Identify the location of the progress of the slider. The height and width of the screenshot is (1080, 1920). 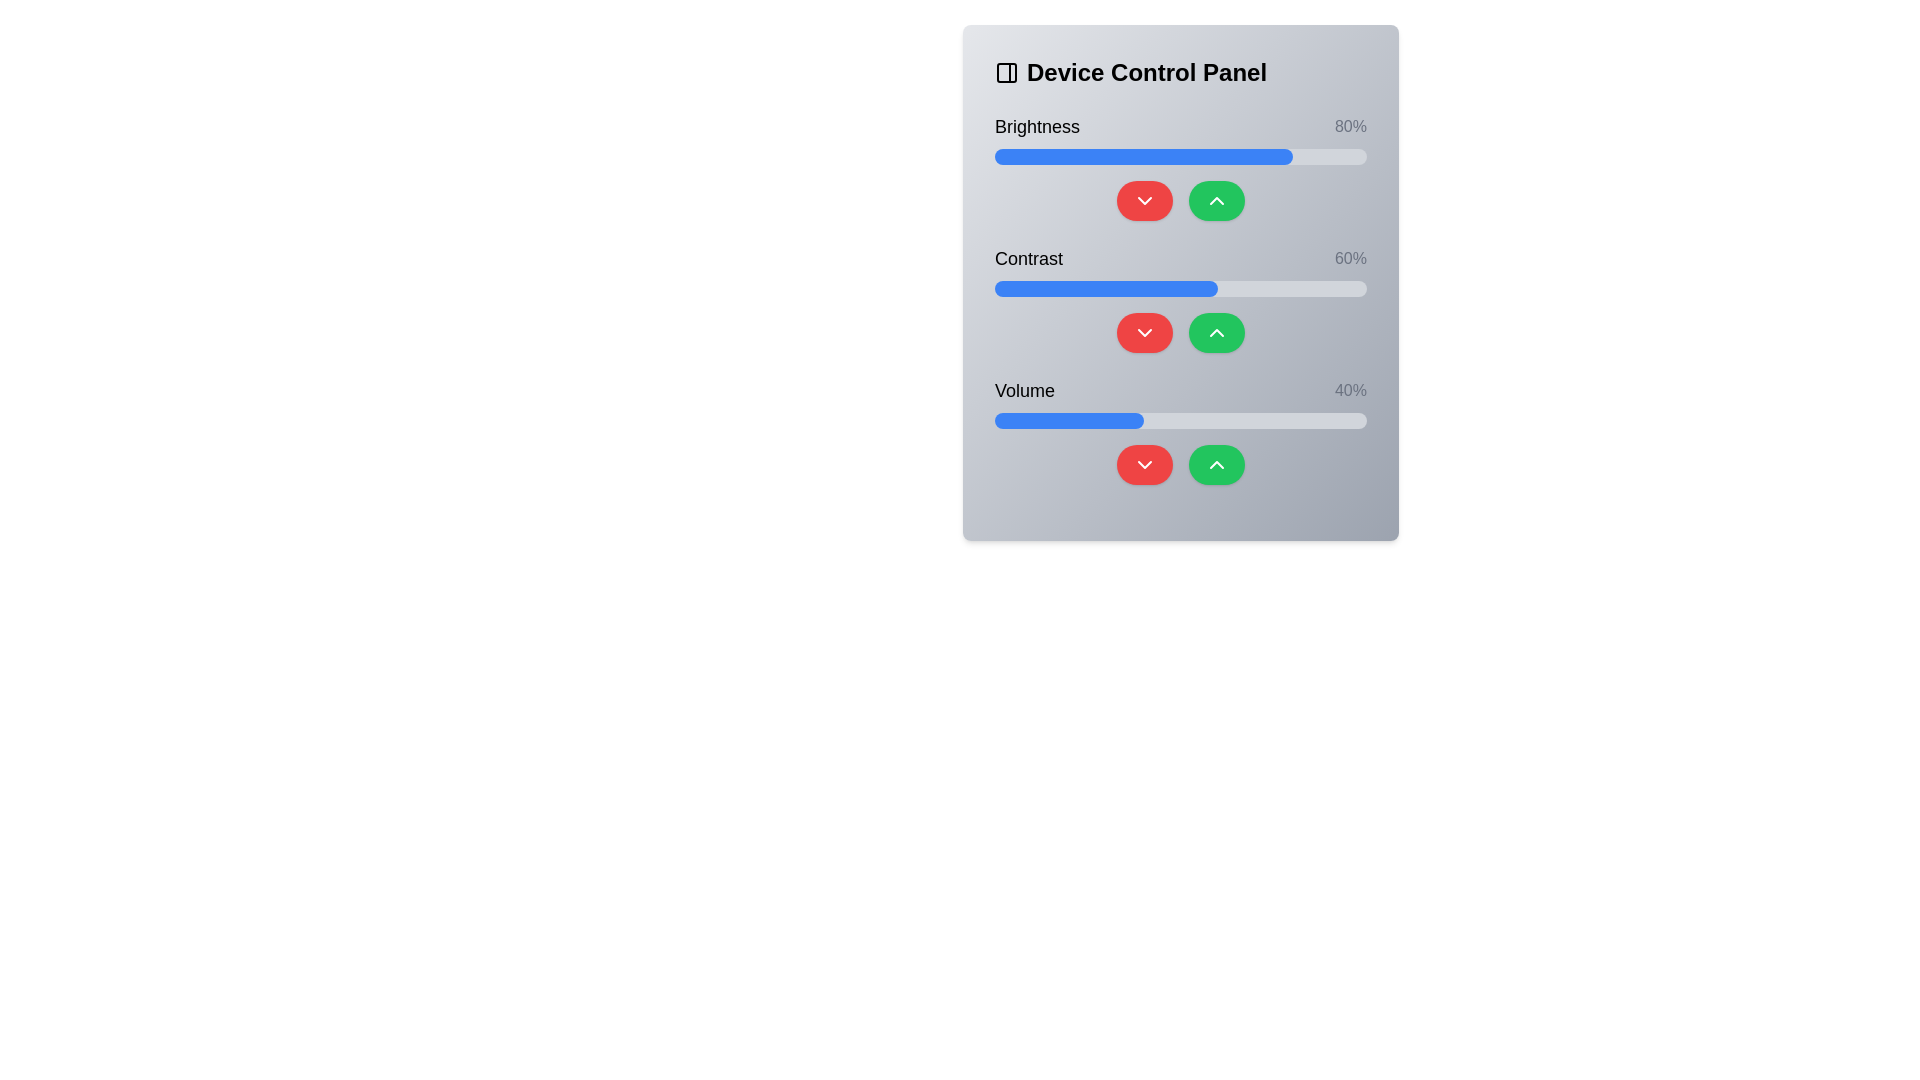
(1184, 419).